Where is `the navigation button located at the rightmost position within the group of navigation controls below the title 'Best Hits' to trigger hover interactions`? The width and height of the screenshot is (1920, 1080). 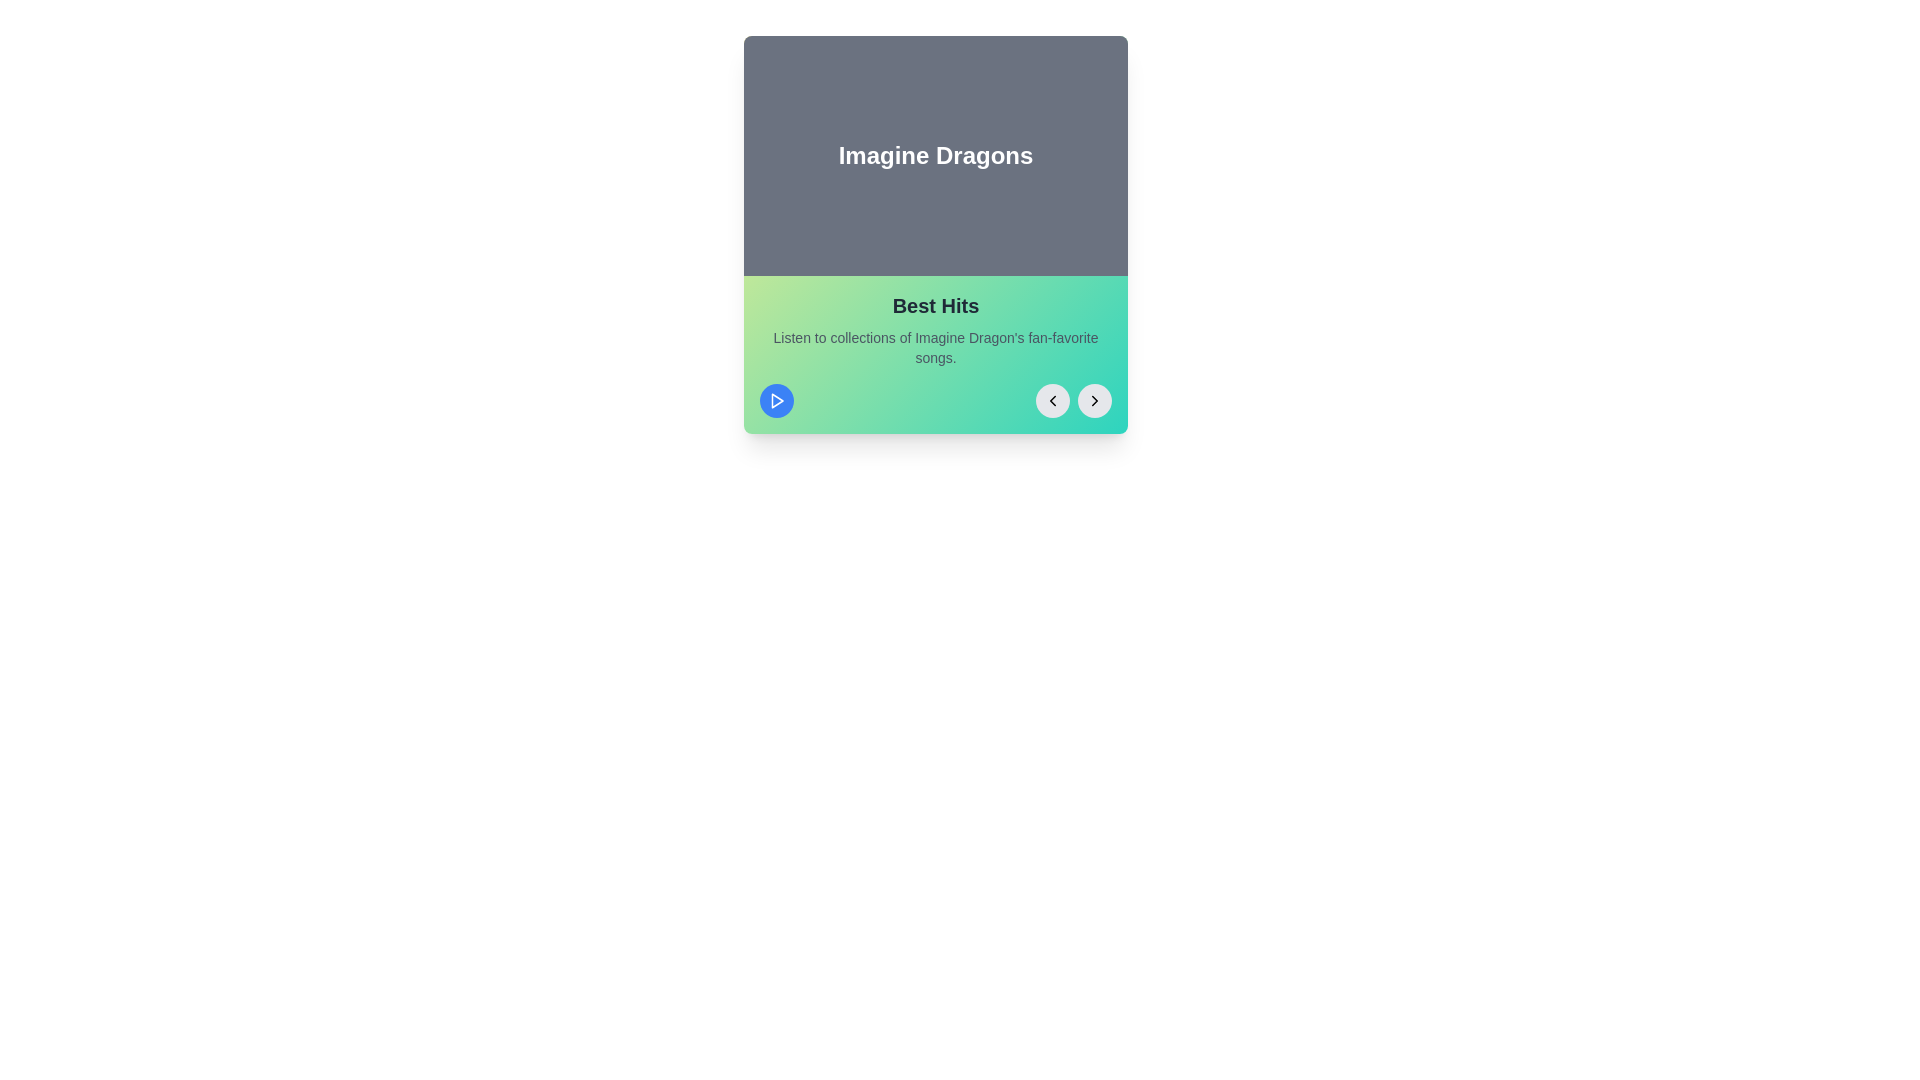 the navigation button located at the rightmost position within the group of navigation controls below the title 'Best Hits' to trigger hover interactions is located at coordinates (1093, 401).